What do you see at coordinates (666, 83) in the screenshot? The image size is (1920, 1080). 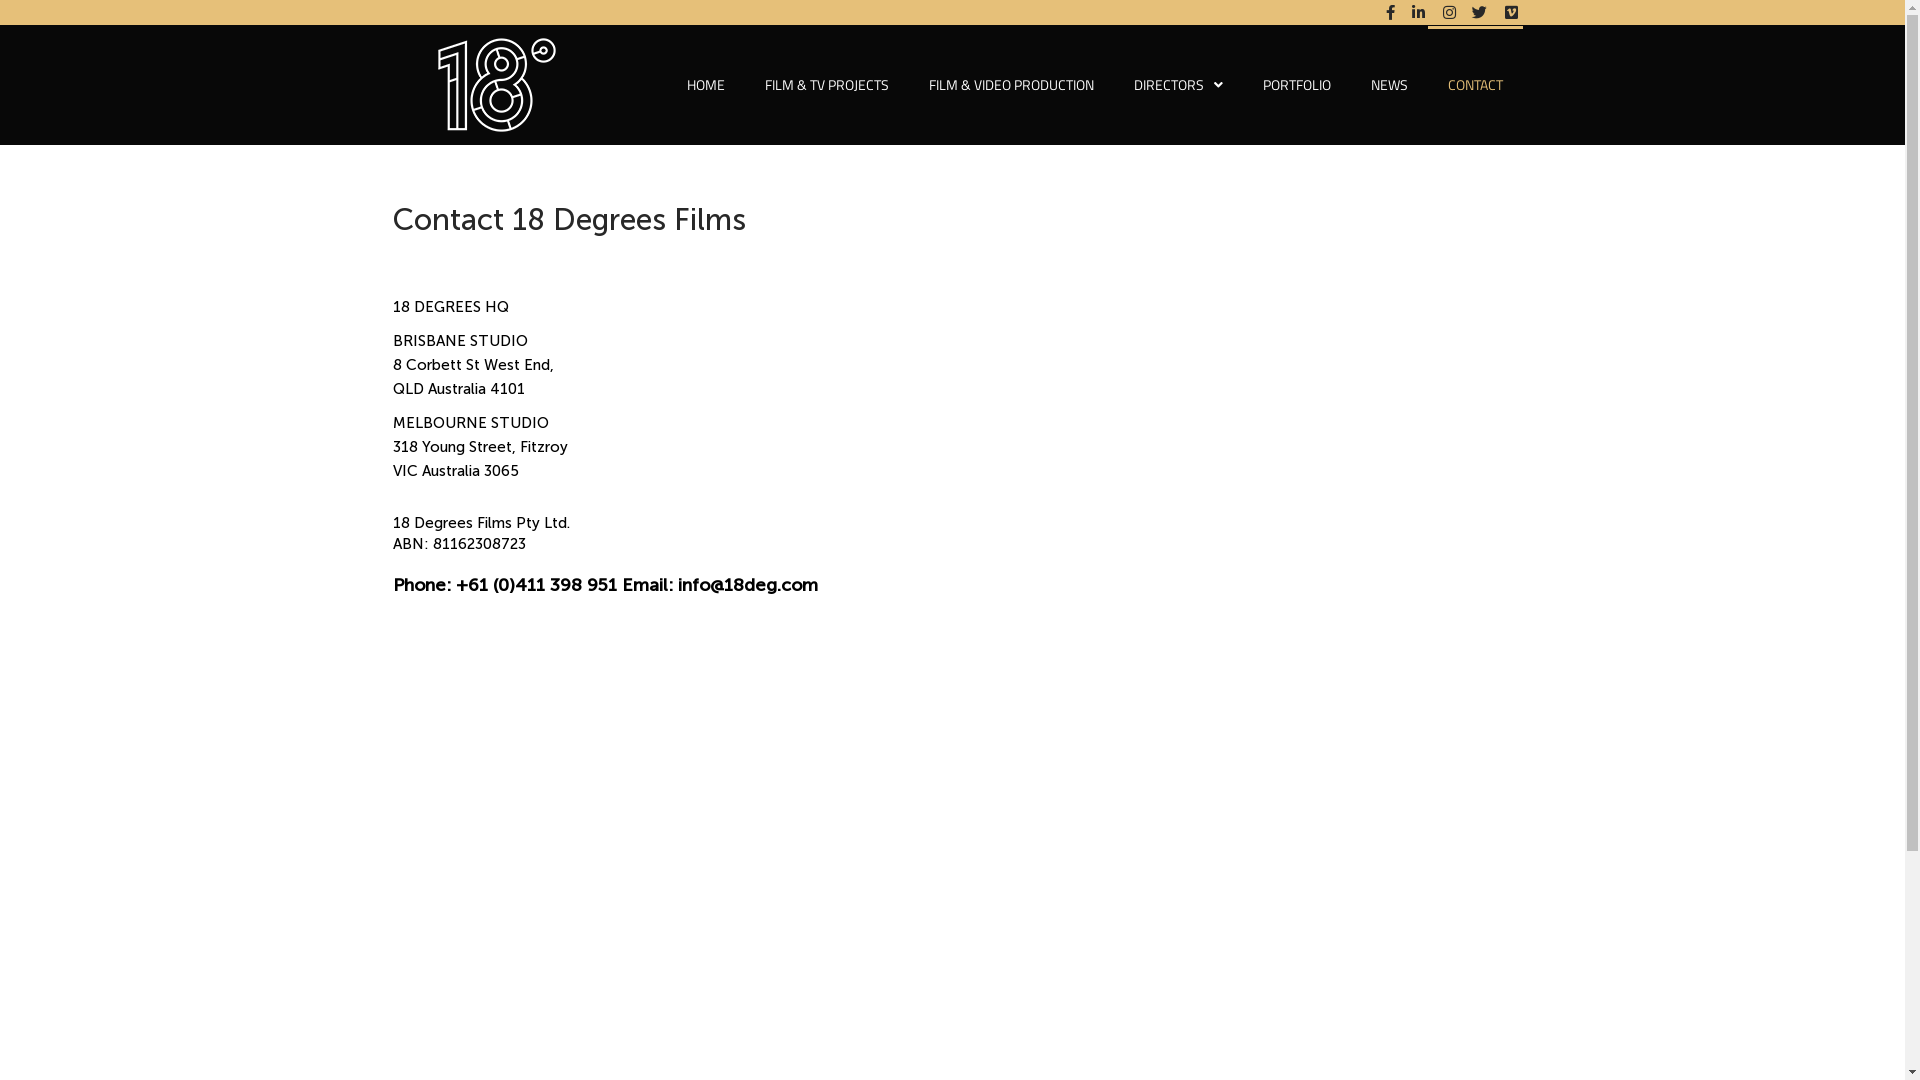 I see `'HOME'` at bounding box center [666, 83].